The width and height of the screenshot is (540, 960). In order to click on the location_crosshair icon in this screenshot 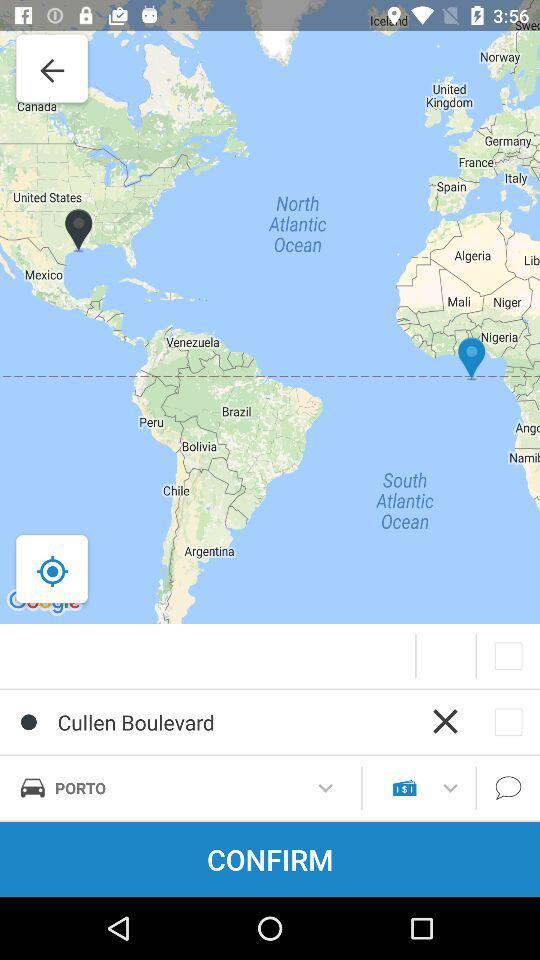, I will do `click(52, 571)`.